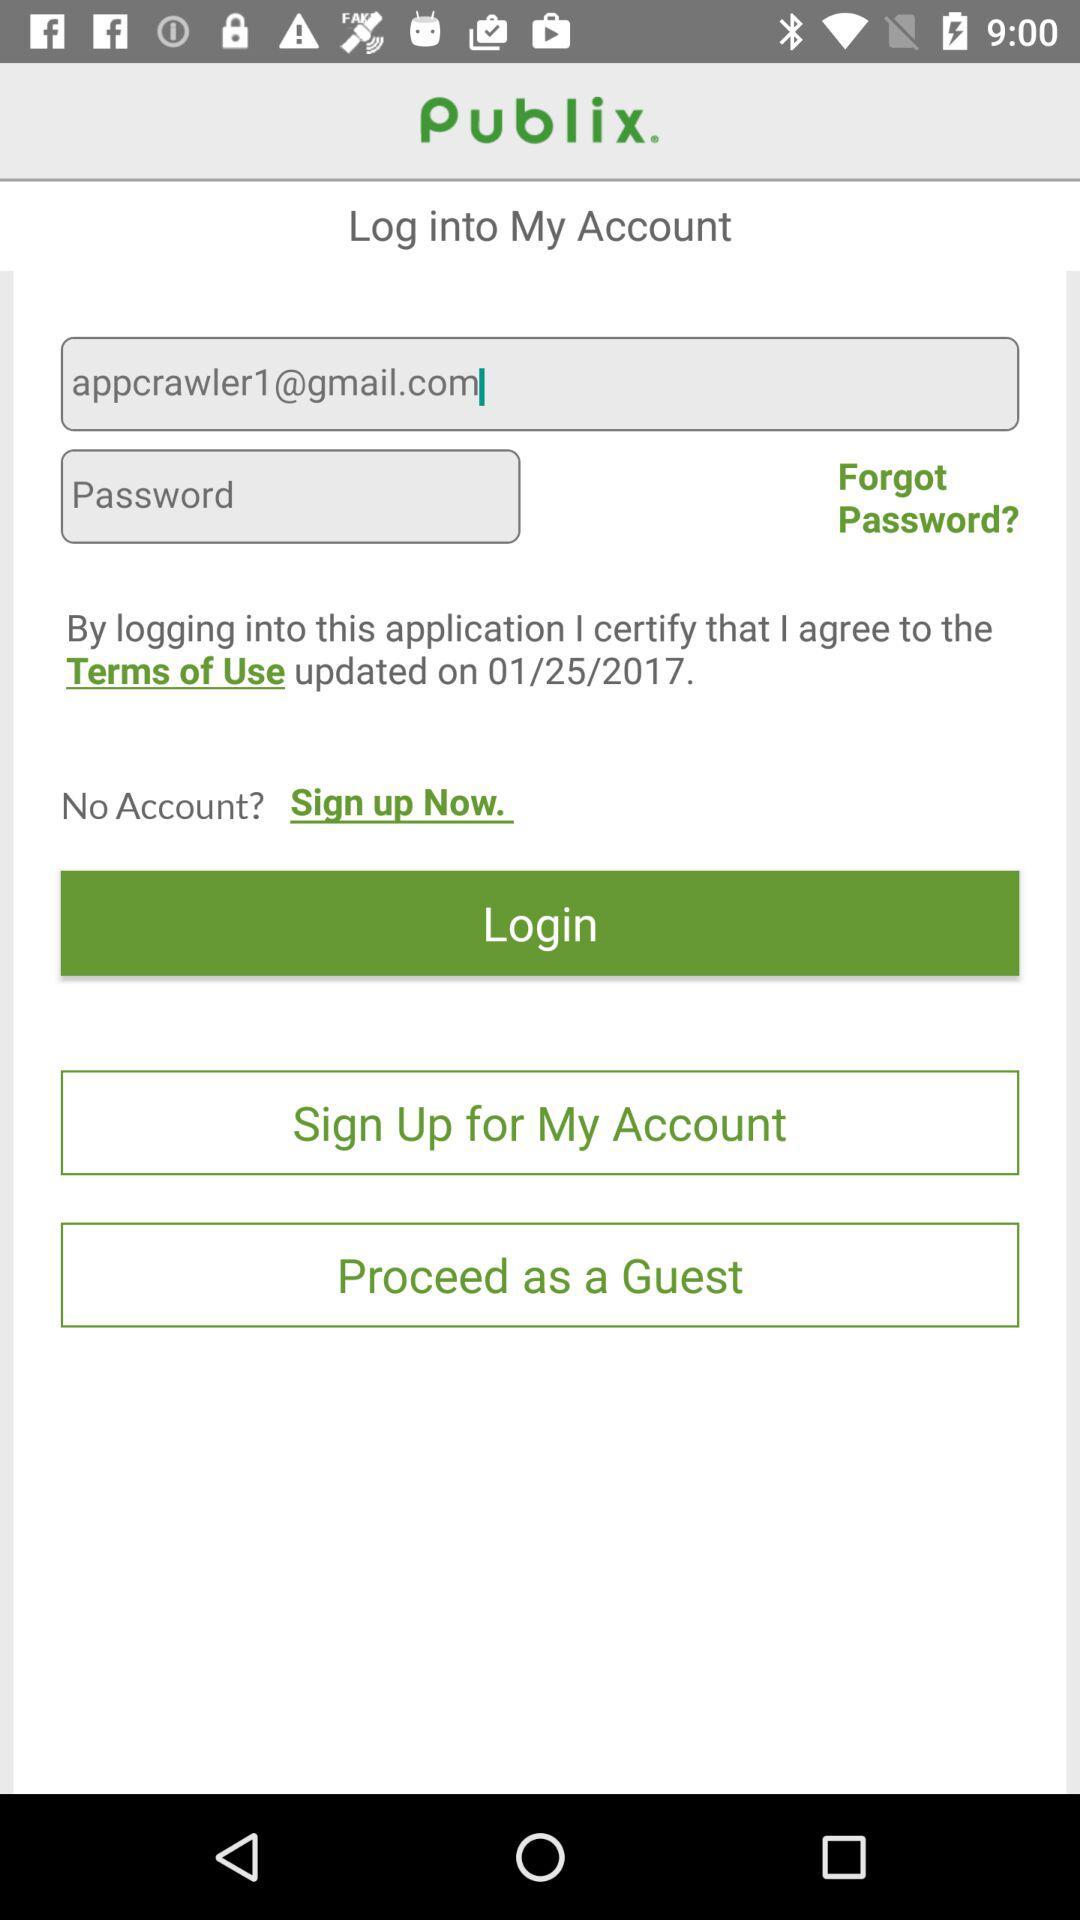 The width and height of the screenshot is (1080, 1920). Describe the element at coordinates (553, 691) in the screenshot. I see `by logging into` at that location.